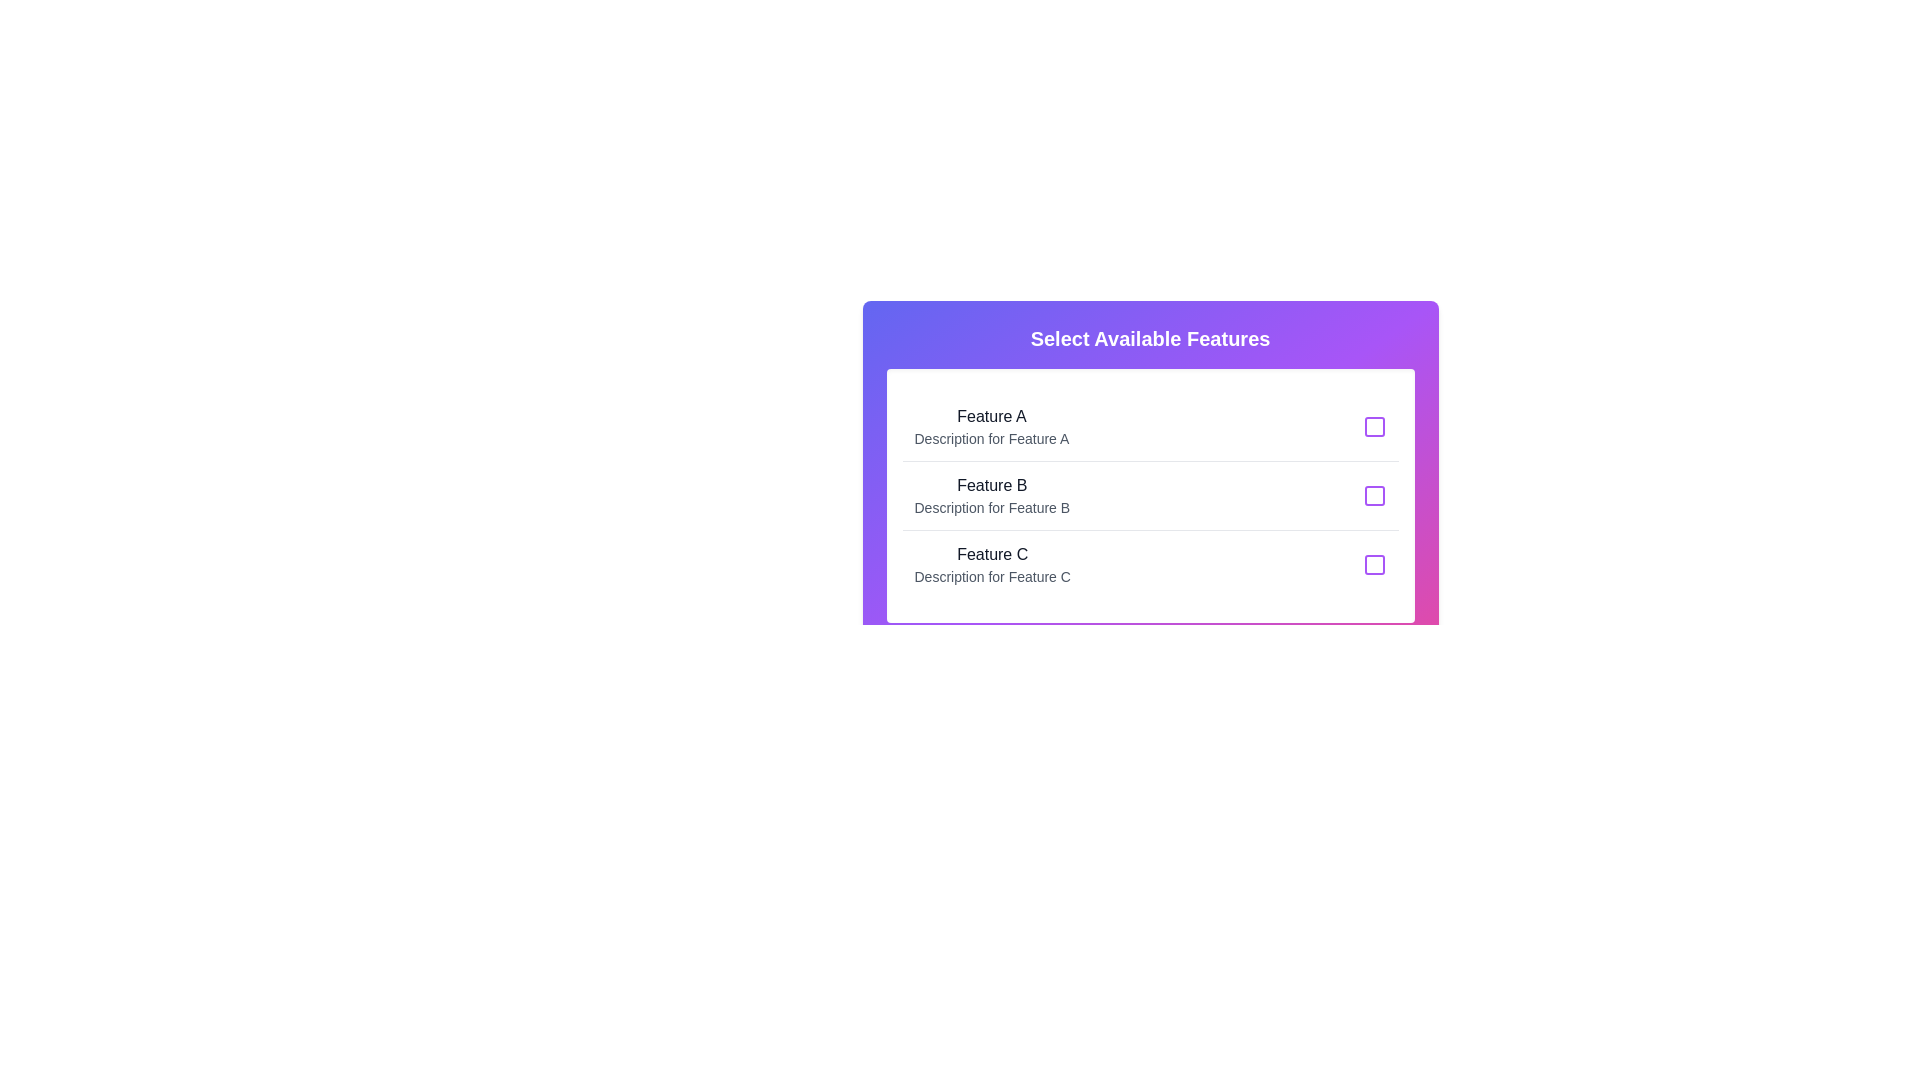 The image size is (1920, 1080). Describe the element at coordinates (992, 577) in the screenshot. I see `description provided by the Text label located directly below 'Feature C' in the listing under 'Select Available Features', which is the third set of information in a vertical list` at that location.